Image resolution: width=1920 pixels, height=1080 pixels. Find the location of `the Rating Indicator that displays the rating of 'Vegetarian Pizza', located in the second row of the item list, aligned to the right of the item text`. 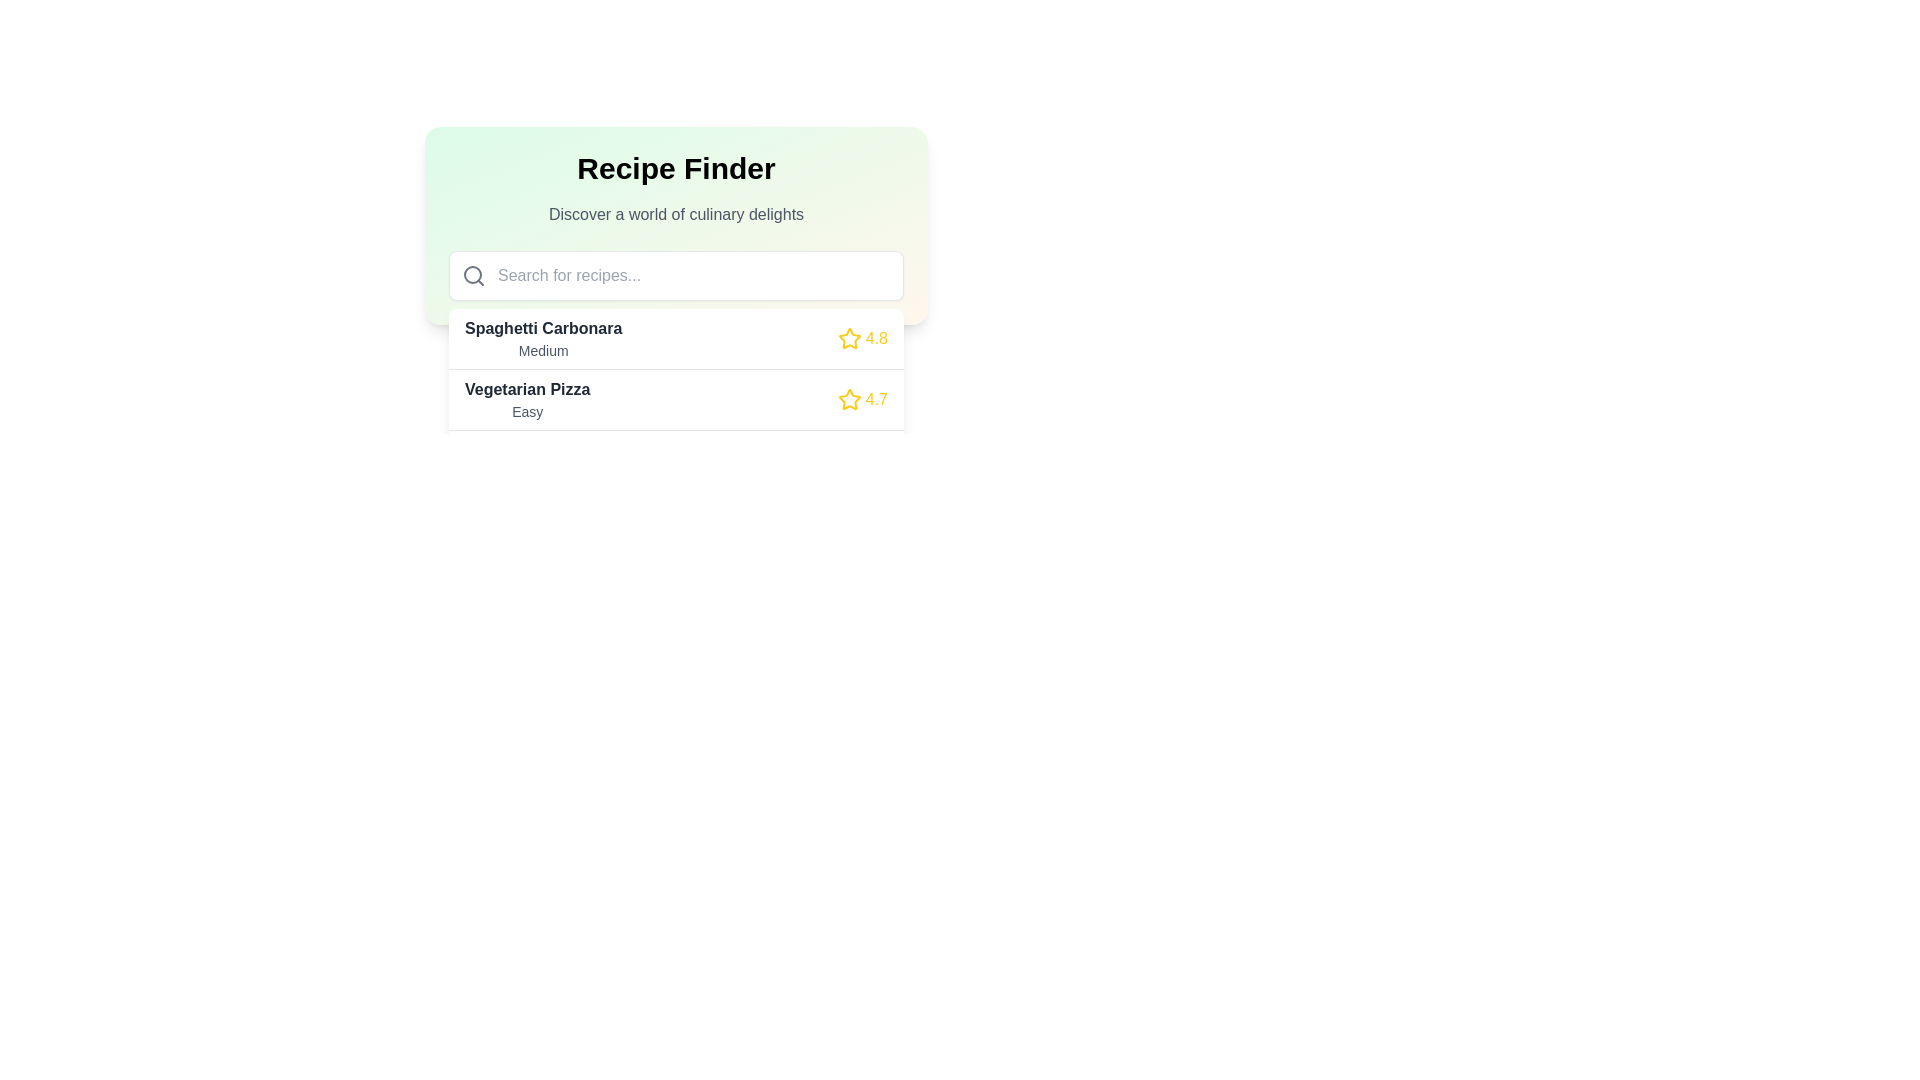

the Rating Indicator that displays the rating of 'Vegetarian Pizza', located in the second row of the item list, aligned to the right of the item text is located at coordinates (862, 400).